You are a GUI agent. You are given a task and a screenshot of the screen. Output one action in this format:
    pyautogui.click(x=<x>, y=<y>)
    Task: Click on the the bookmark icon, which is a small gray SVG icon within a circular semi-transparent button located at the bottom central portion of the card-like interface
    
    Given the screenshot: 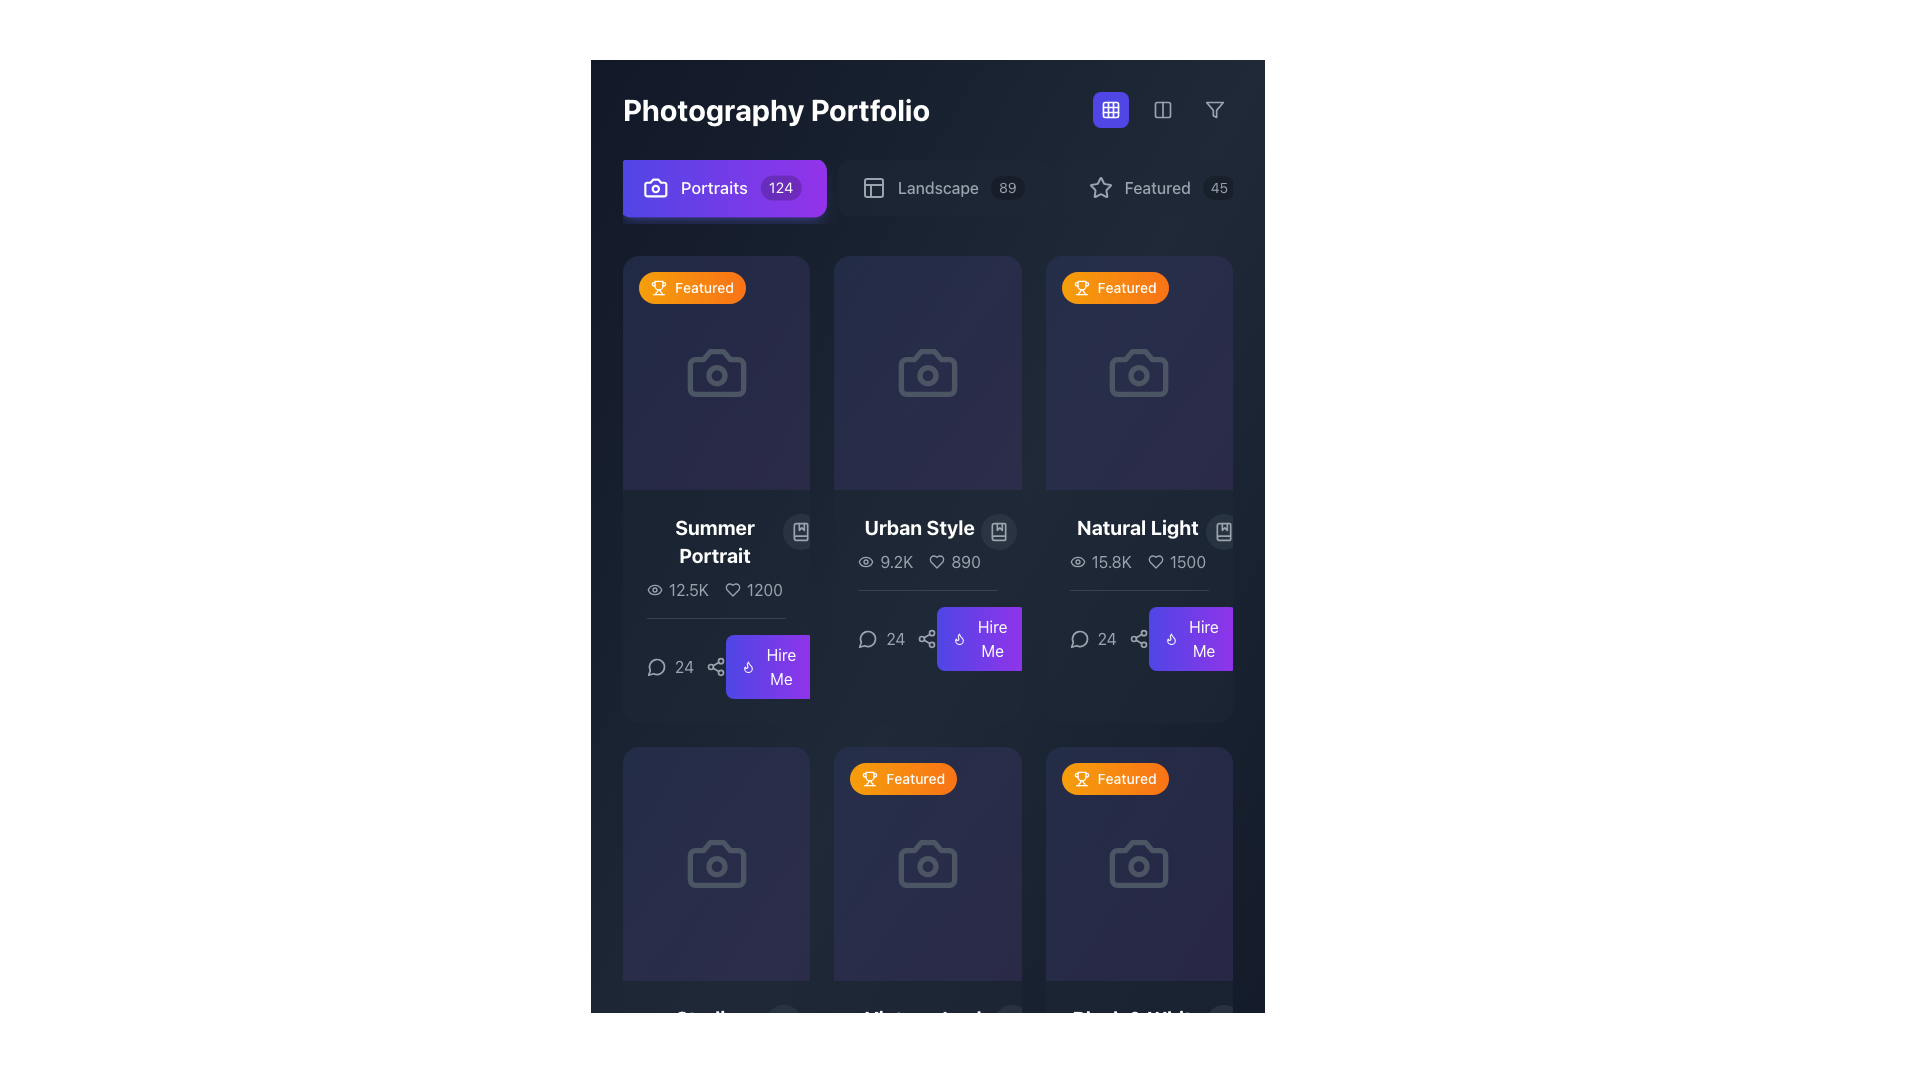 What is the action you would take?
    pyautogui.click(x=782, y=1023)
    